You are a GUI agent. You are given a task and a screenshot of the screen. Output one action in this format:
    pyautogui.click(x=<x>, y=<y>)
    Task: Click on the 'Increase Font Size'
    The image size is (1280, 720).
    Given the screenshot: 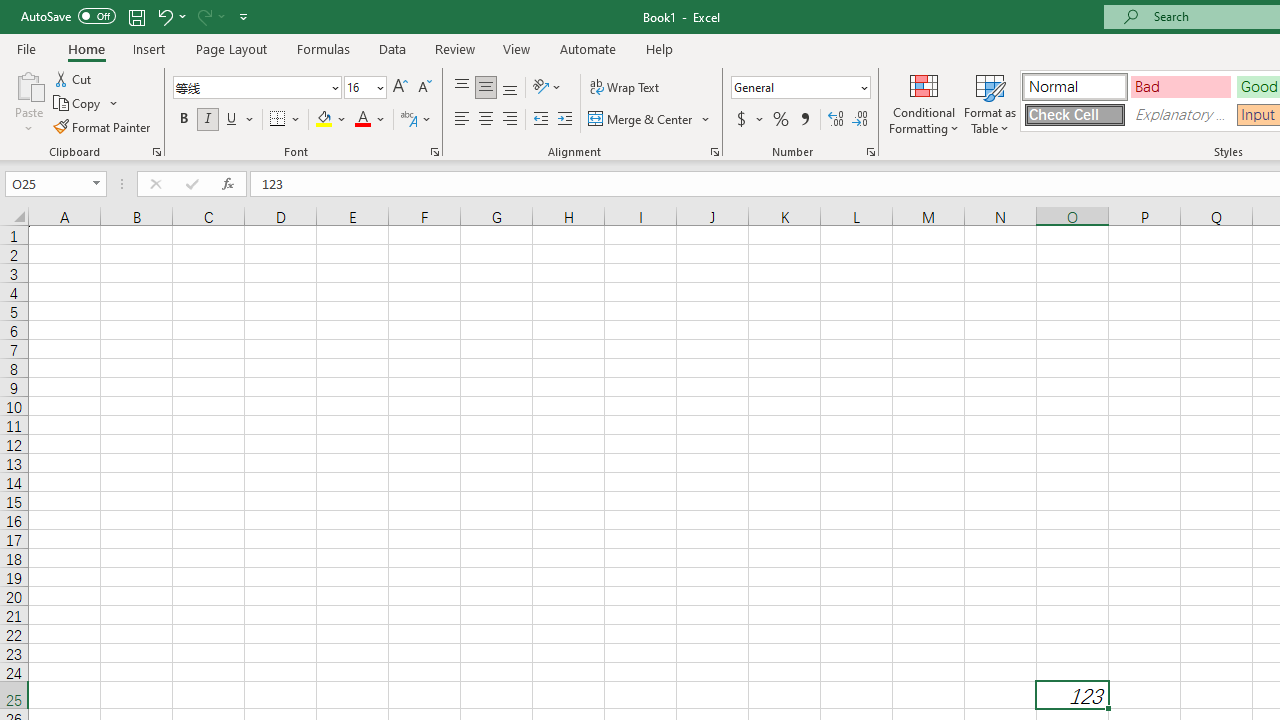 What is the action you would take?
    pyautogui.click(x=400, y=86)
    